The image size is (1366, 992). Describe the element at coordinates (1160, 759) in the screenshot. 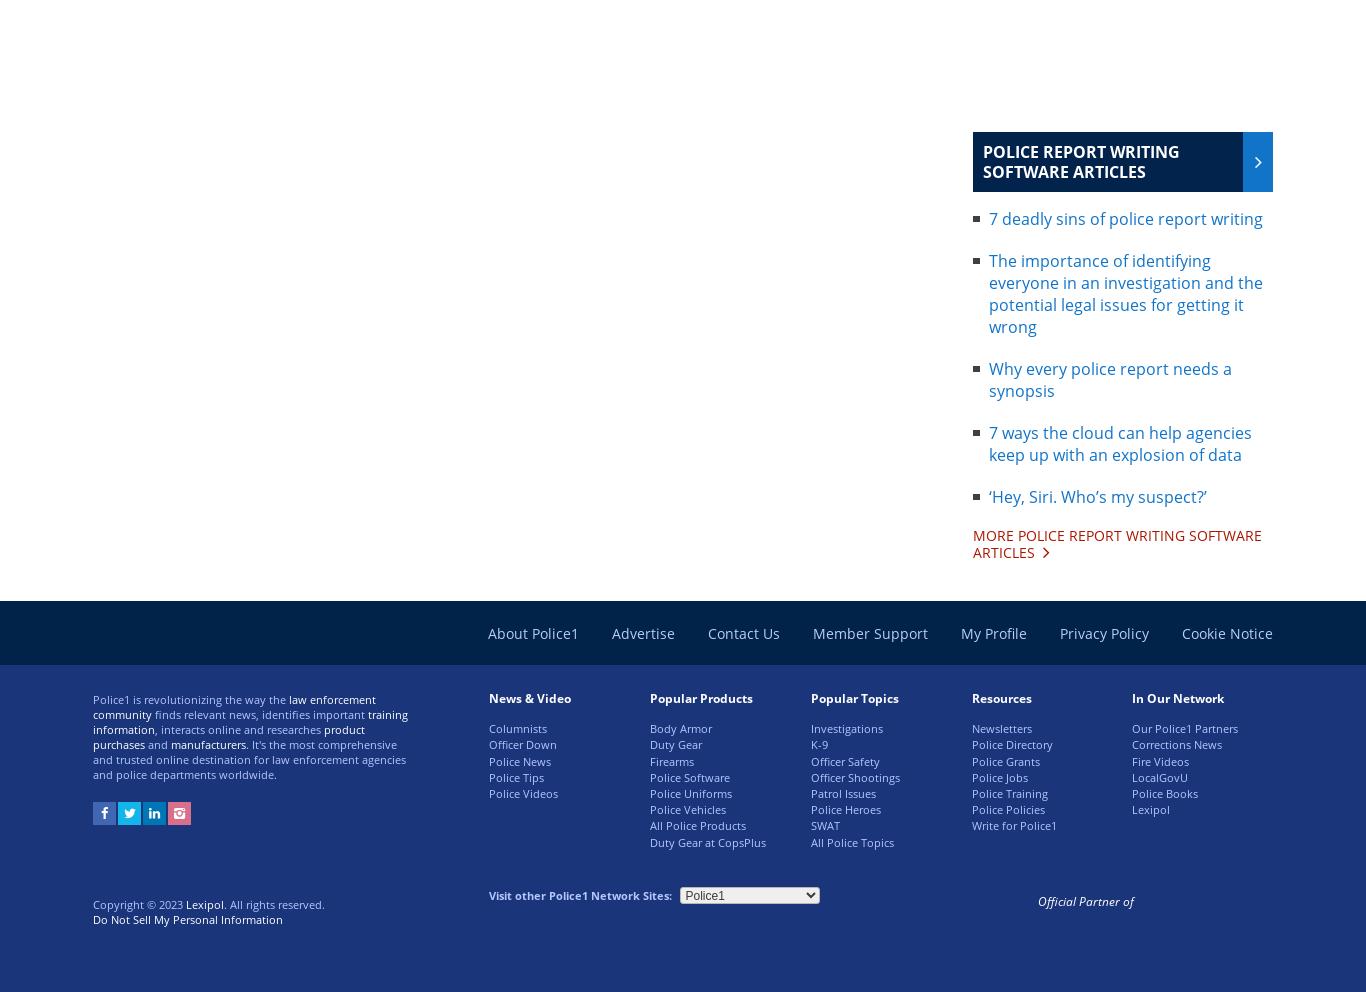

I see `'Fire Videos'` at that location.